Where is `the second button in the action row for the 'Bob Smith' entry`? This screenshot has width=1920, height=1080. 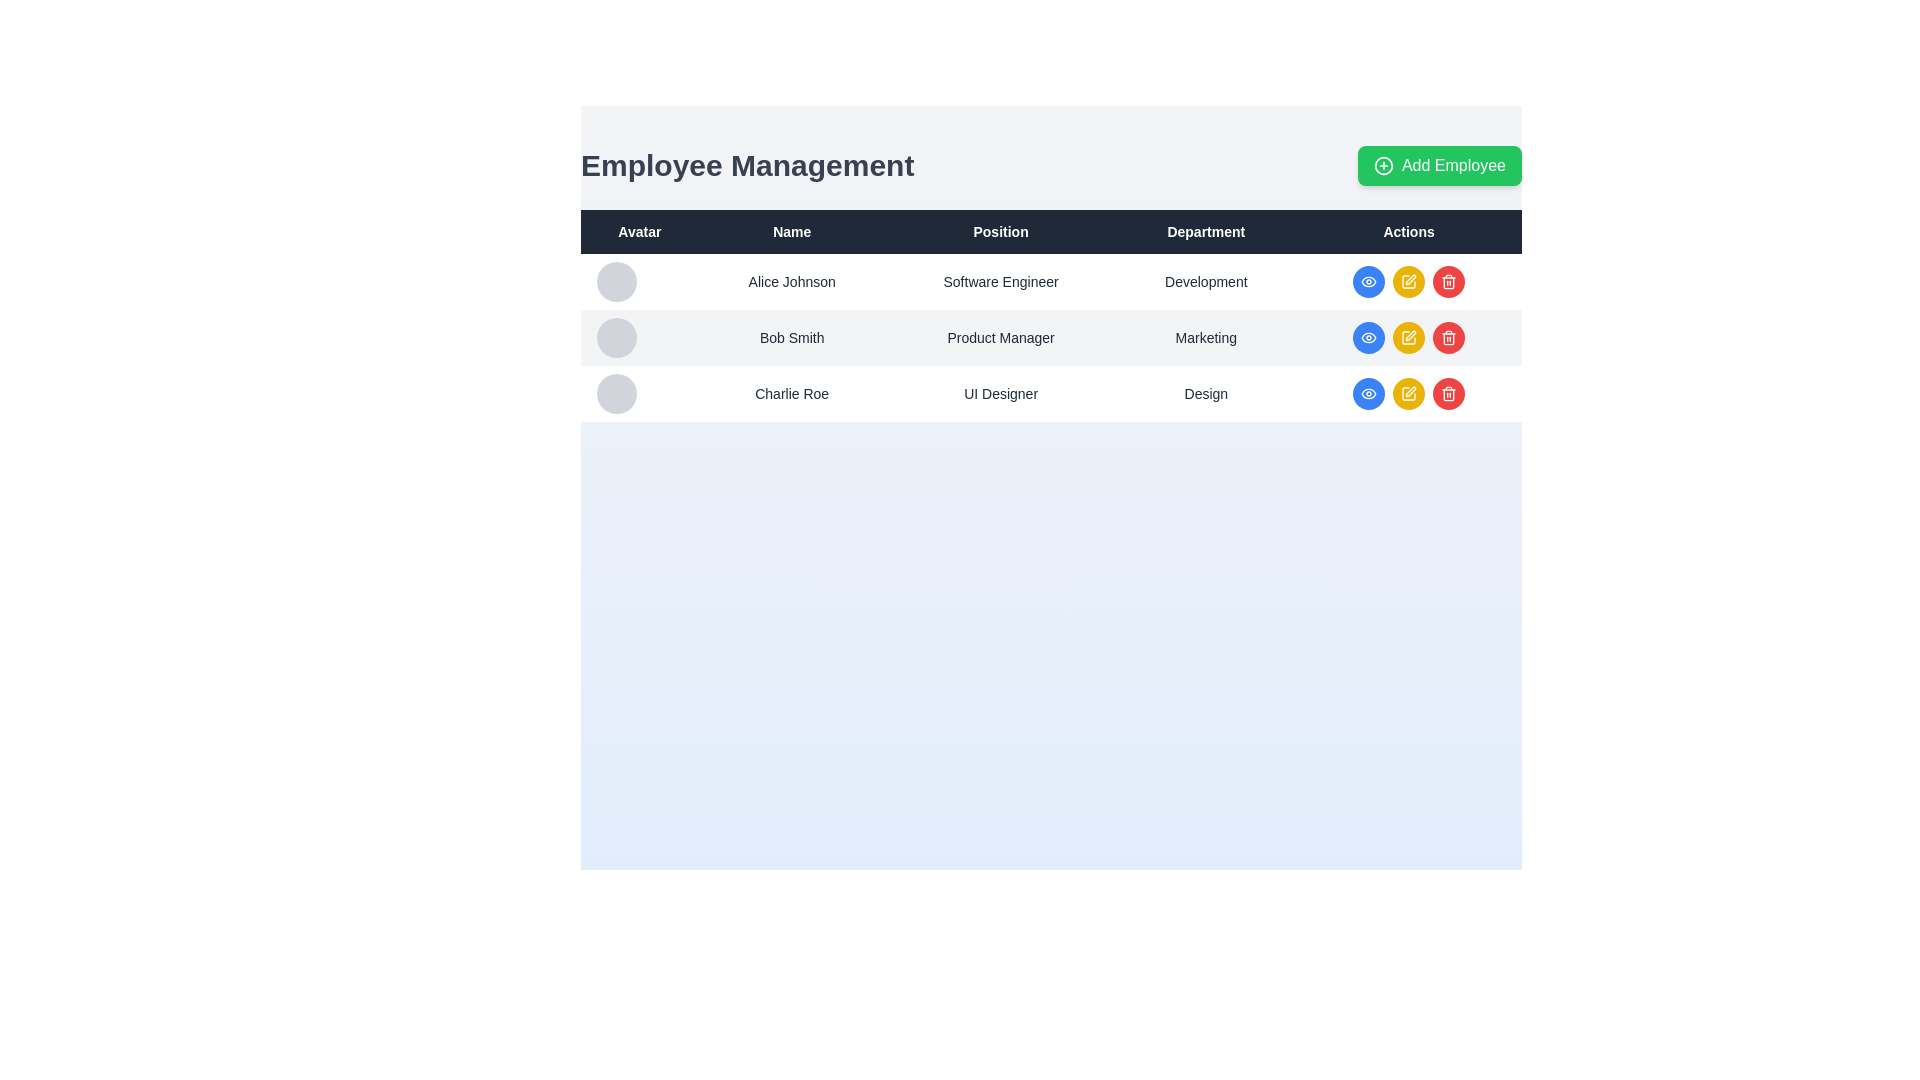
the second button in the action row for the 'Bob Smith' entry is located at coordinates (1408, 337).